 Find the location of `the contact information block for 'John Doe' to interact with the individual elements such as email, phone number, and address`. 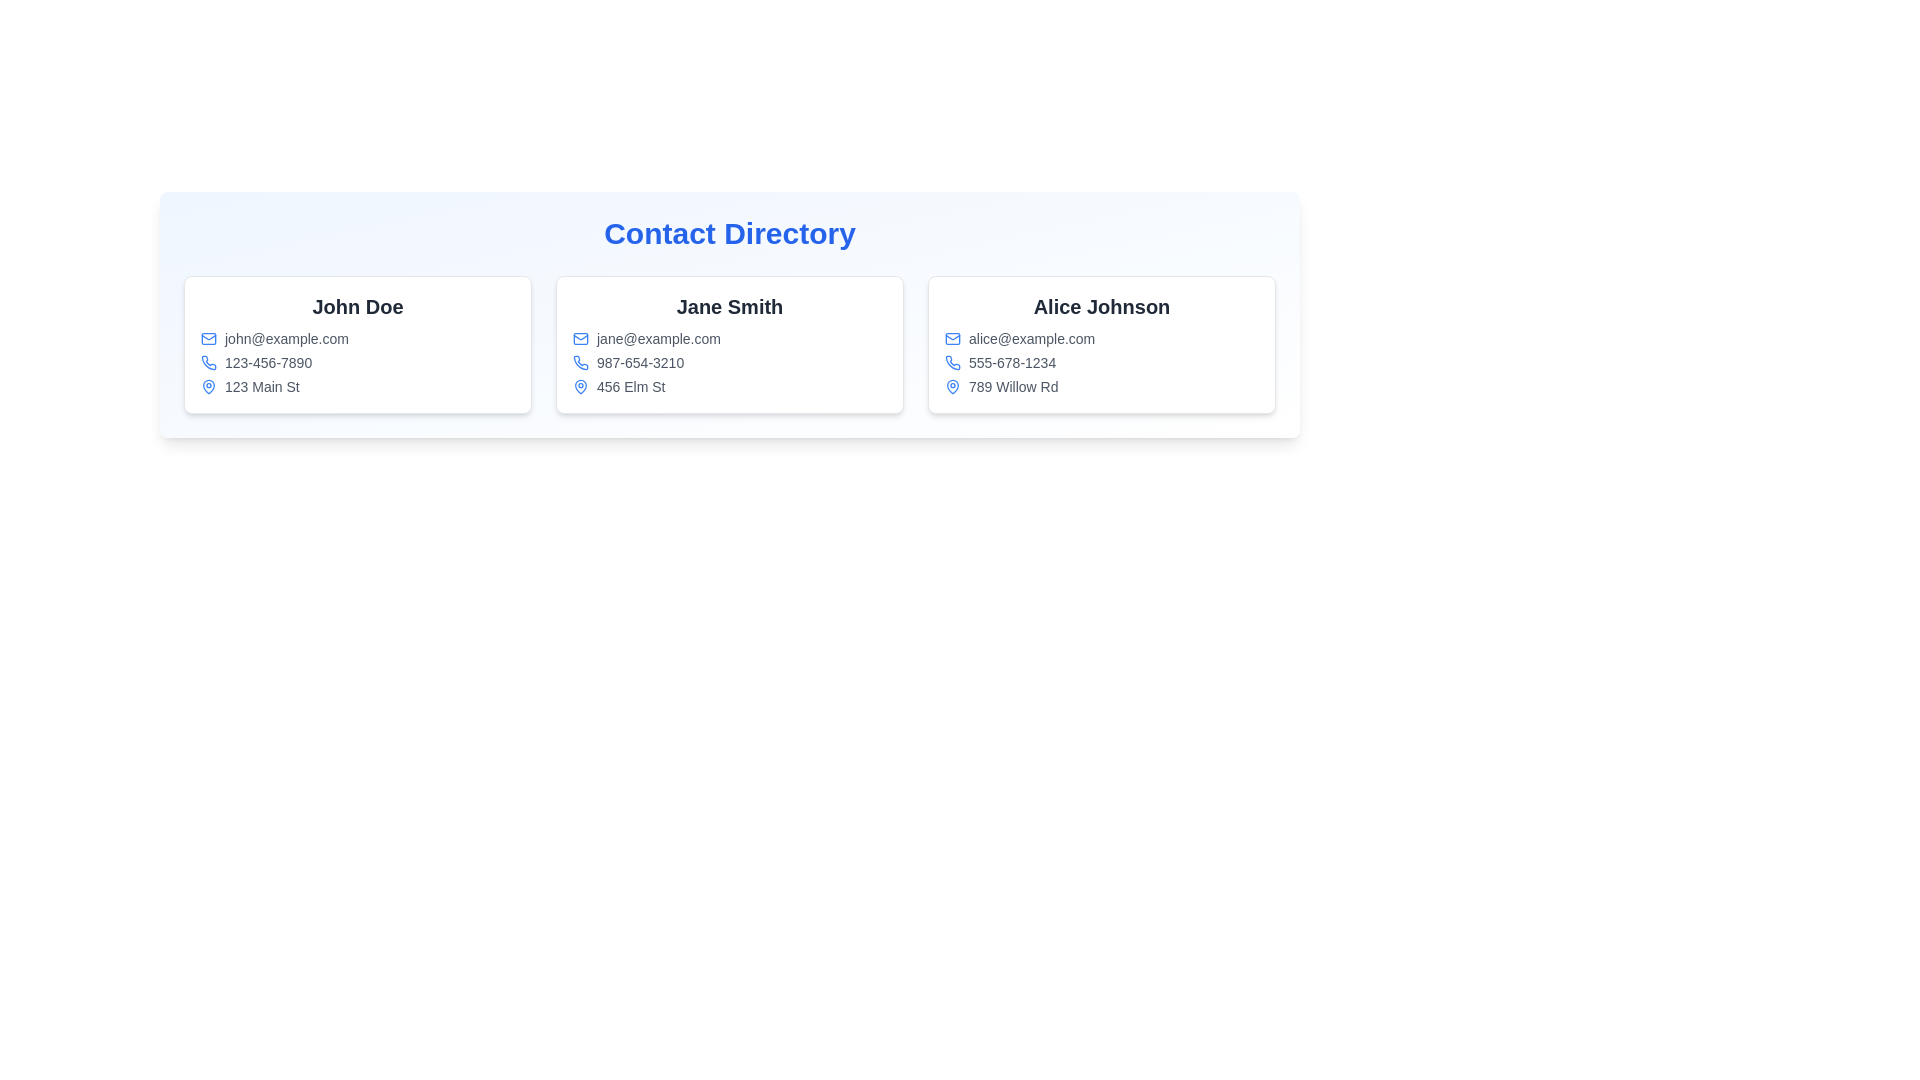

the contact information block for 'John Doe' to interact with the individual elements such as email, phone number, and address is located at coordinates (358, 362).